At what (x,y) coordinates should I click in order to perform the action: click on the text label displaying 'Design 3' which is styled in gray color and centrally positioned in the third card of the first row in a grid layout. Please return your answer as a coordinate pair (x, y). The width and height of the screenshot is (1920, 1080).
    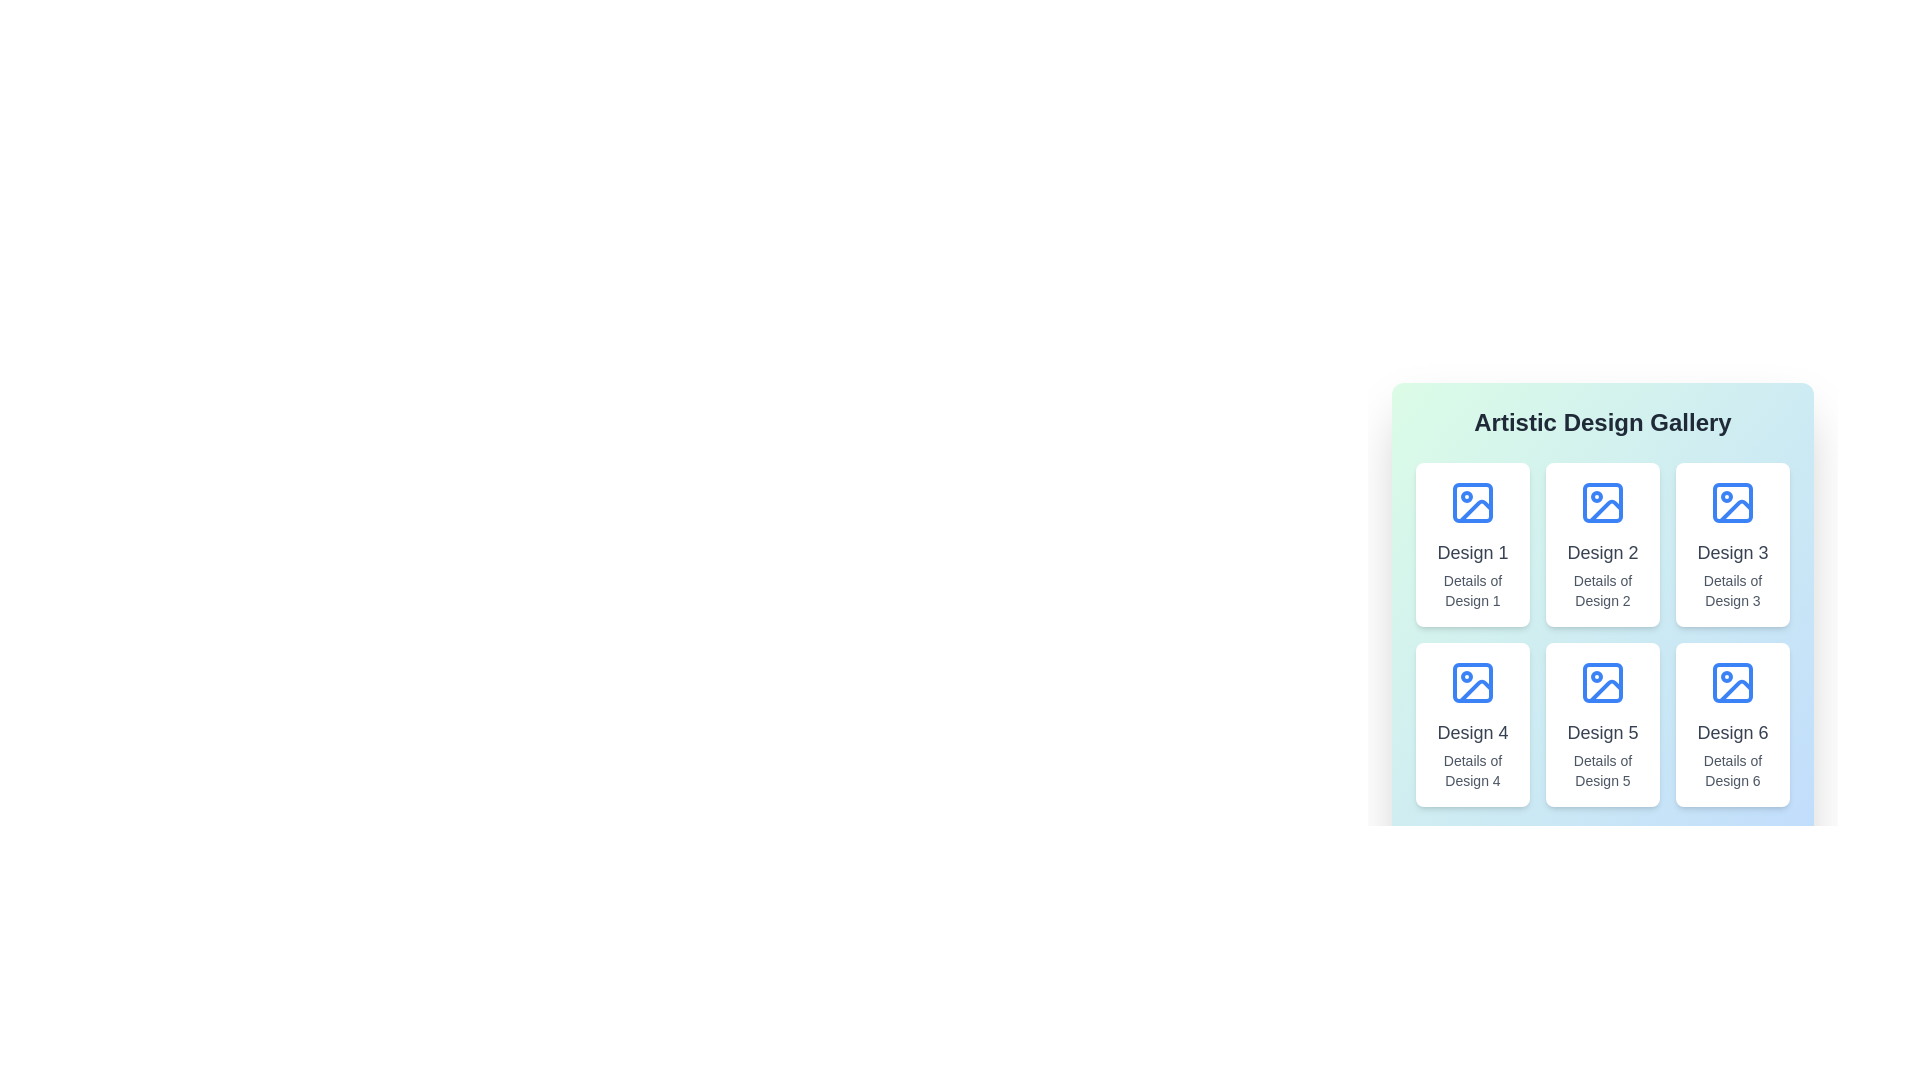
    Looking at the image, I should click on (1731, 552).